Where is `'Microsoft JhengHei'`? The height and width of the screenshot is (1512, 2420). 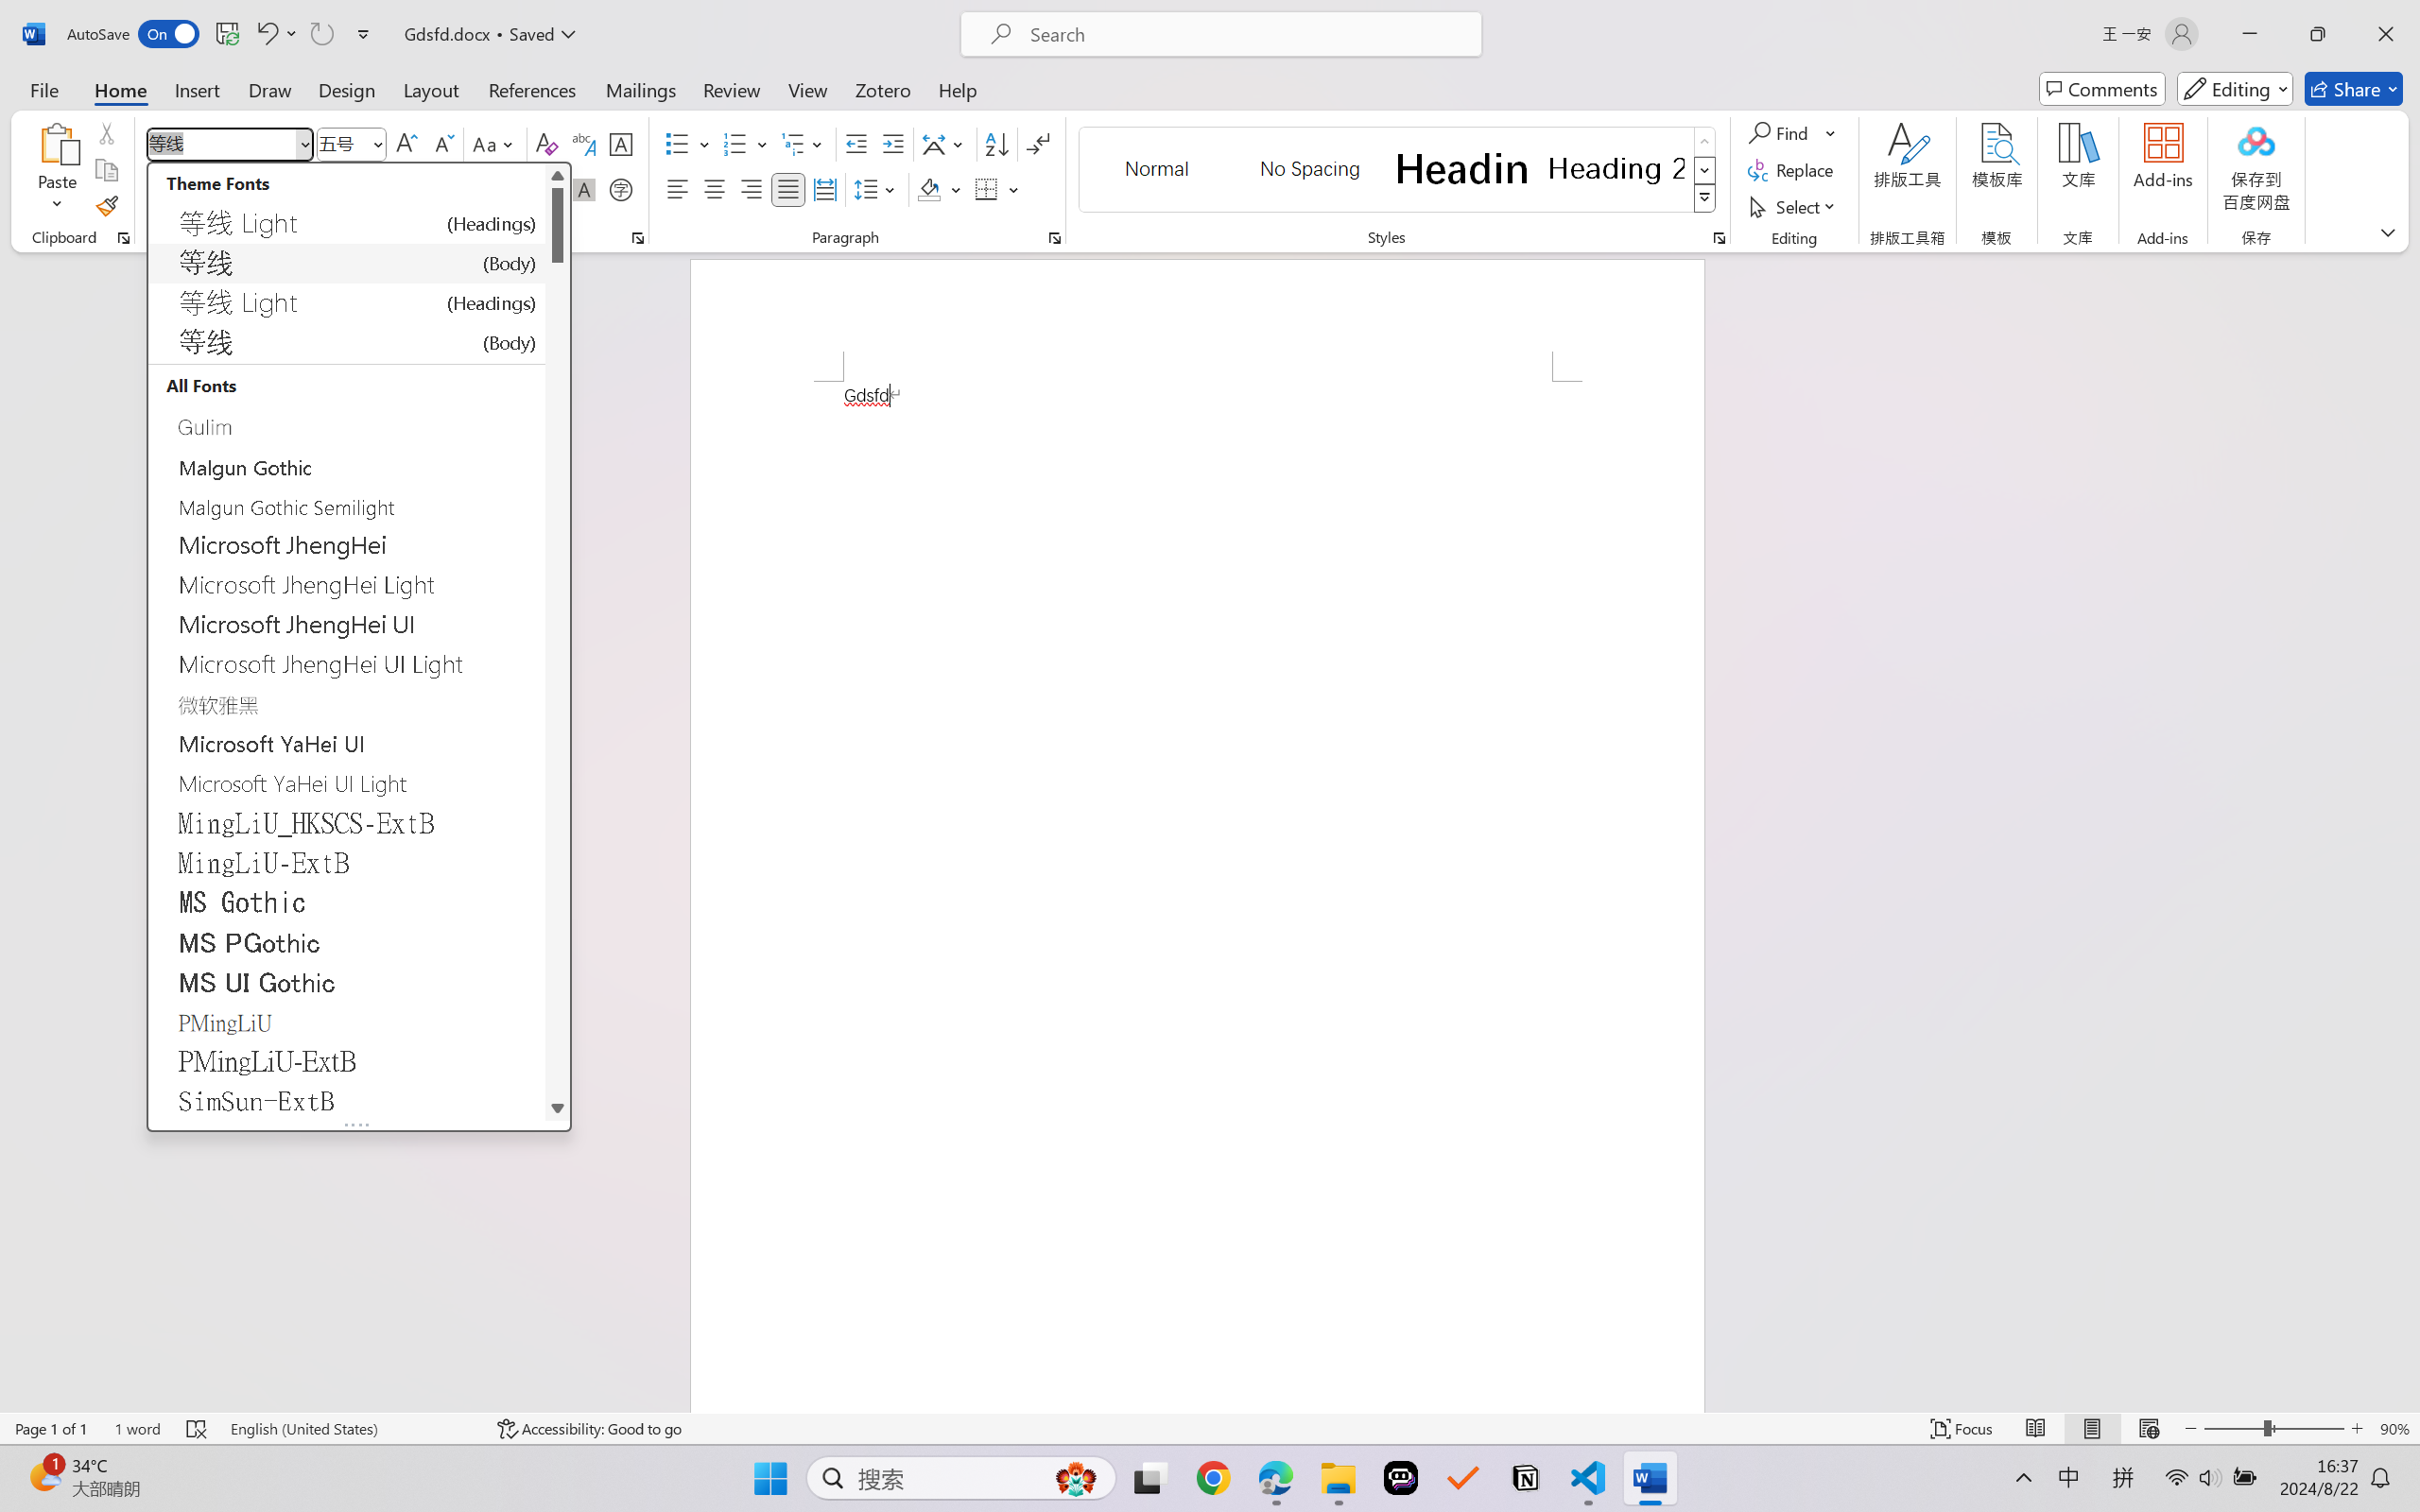 'Microsoft JhengHei' is located at coordinates (346, 544).